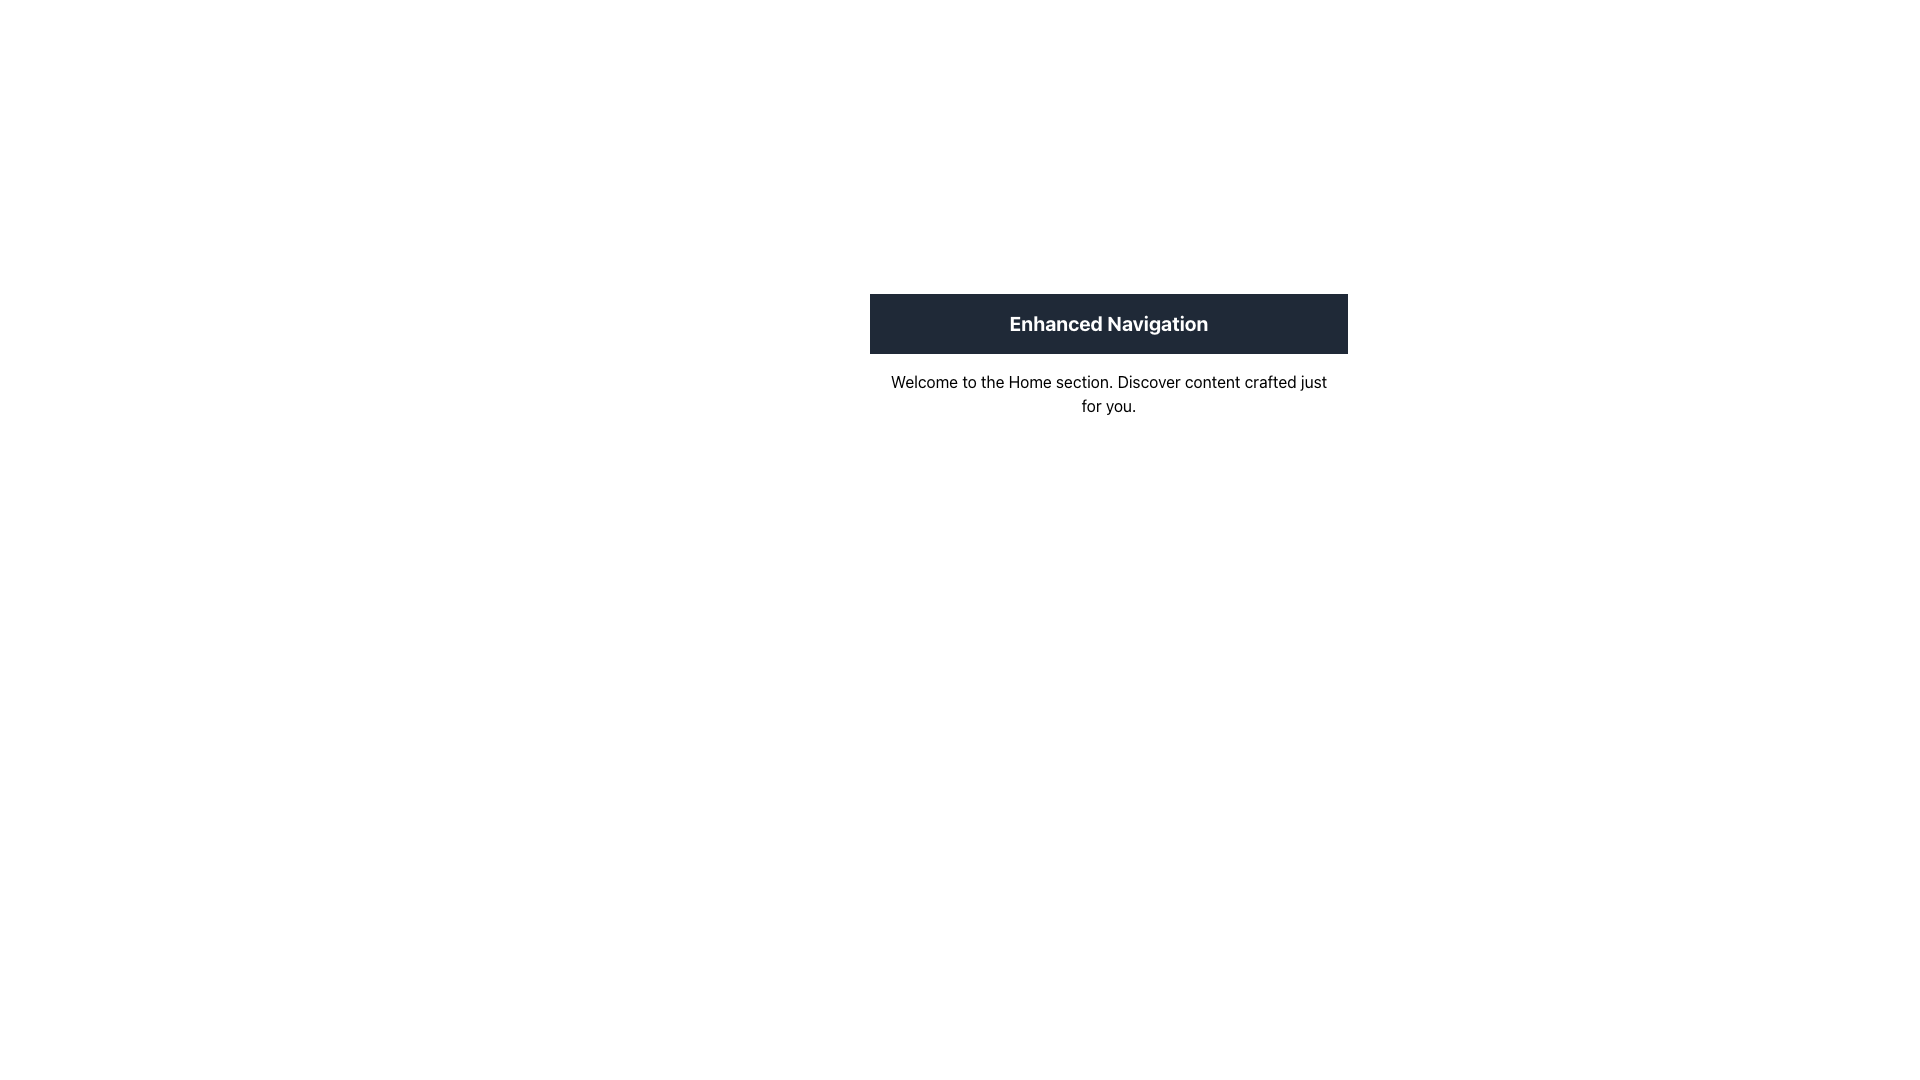 The width and height of the screenshot is (1920, 1080). Describe the element at coordinates (1107, 393) in the screenshot. I see `welcoming message in the Static Text Block located directly beneath the 'Enhanced Navigation' element` at that location.